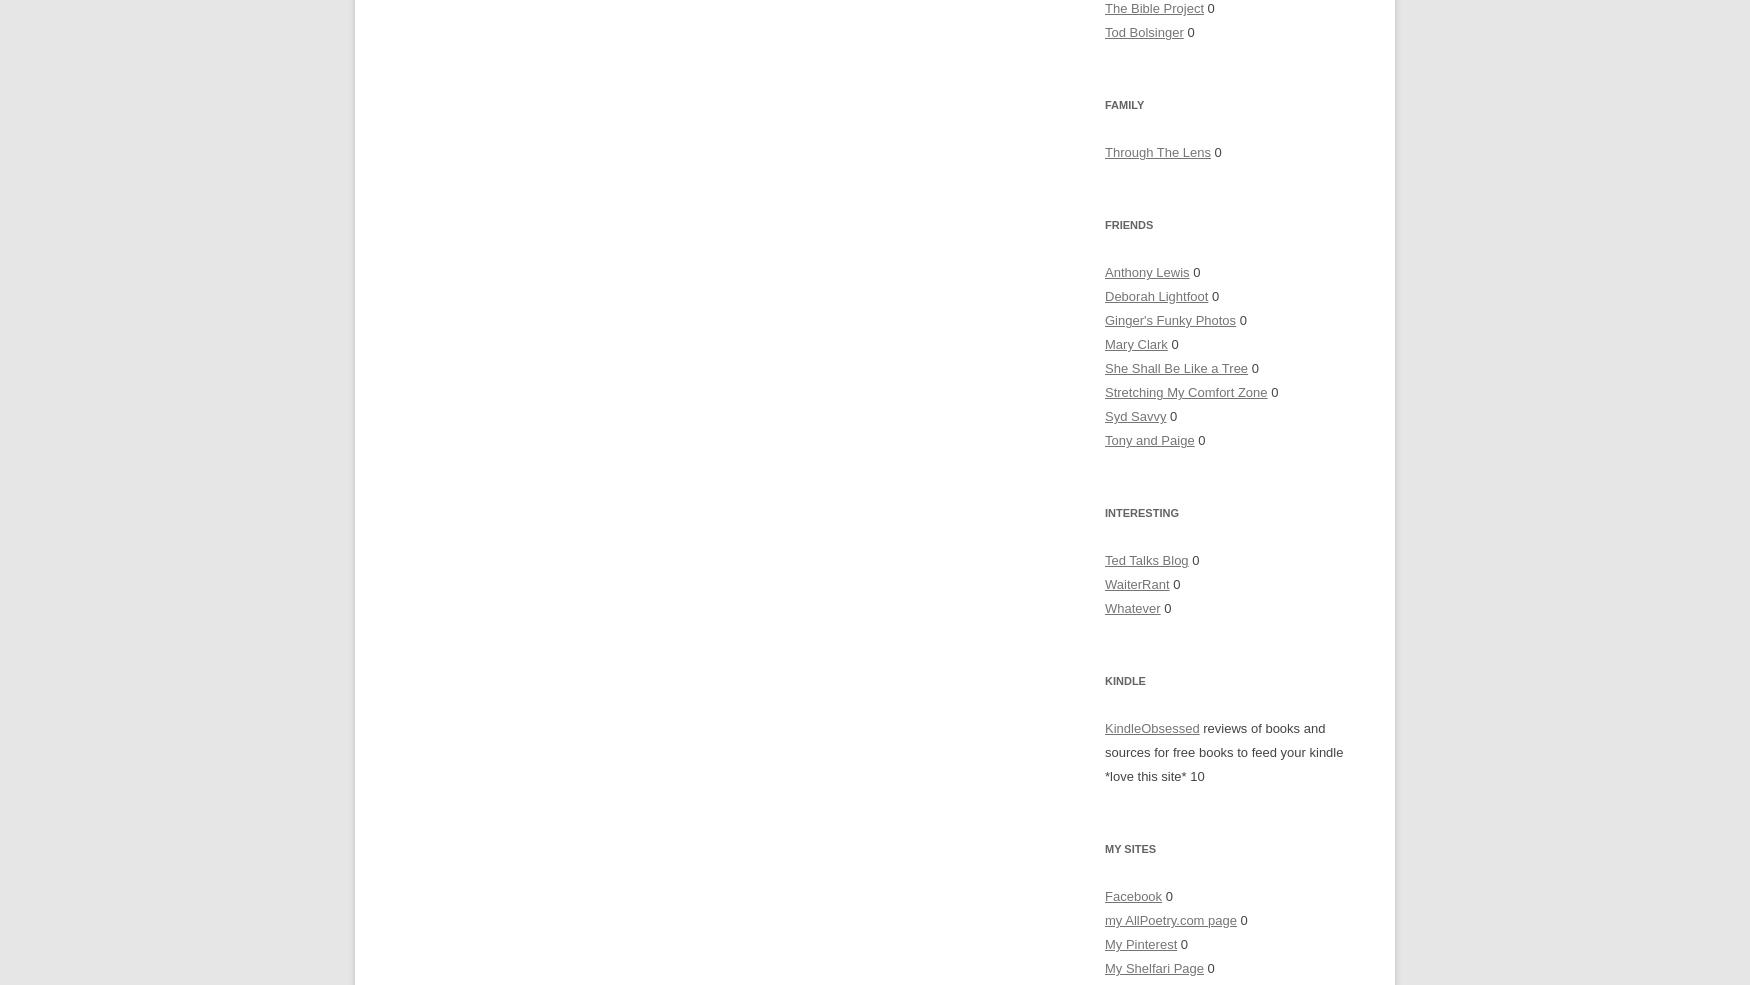 The width and height of the screenshot is (1750, 985). Describe the element at coordinates (1153, 7) in the screenshot. I see `'The Bible Project'` at that location.